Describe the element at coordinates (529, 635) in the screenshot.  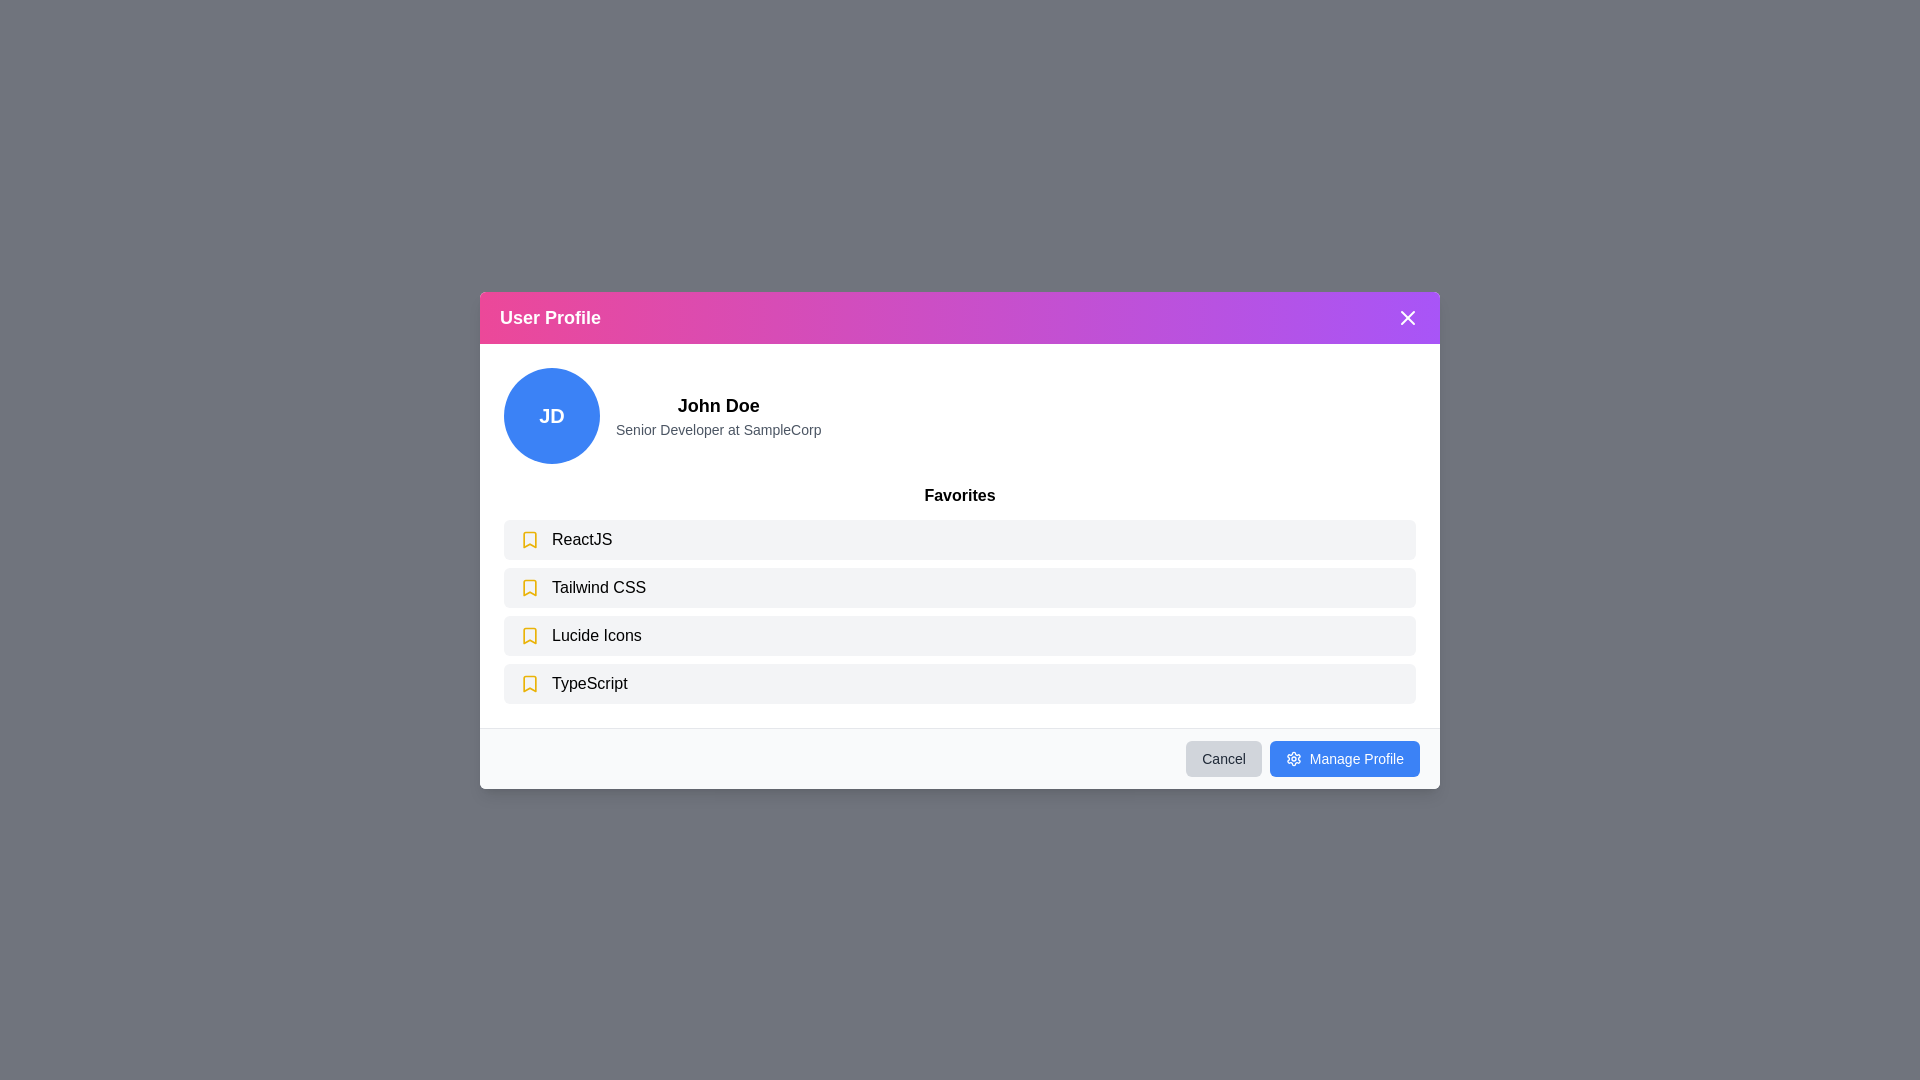
I see `the favorite icon for 'Lucide Icons' located in the third row of the favorites list` at that location.